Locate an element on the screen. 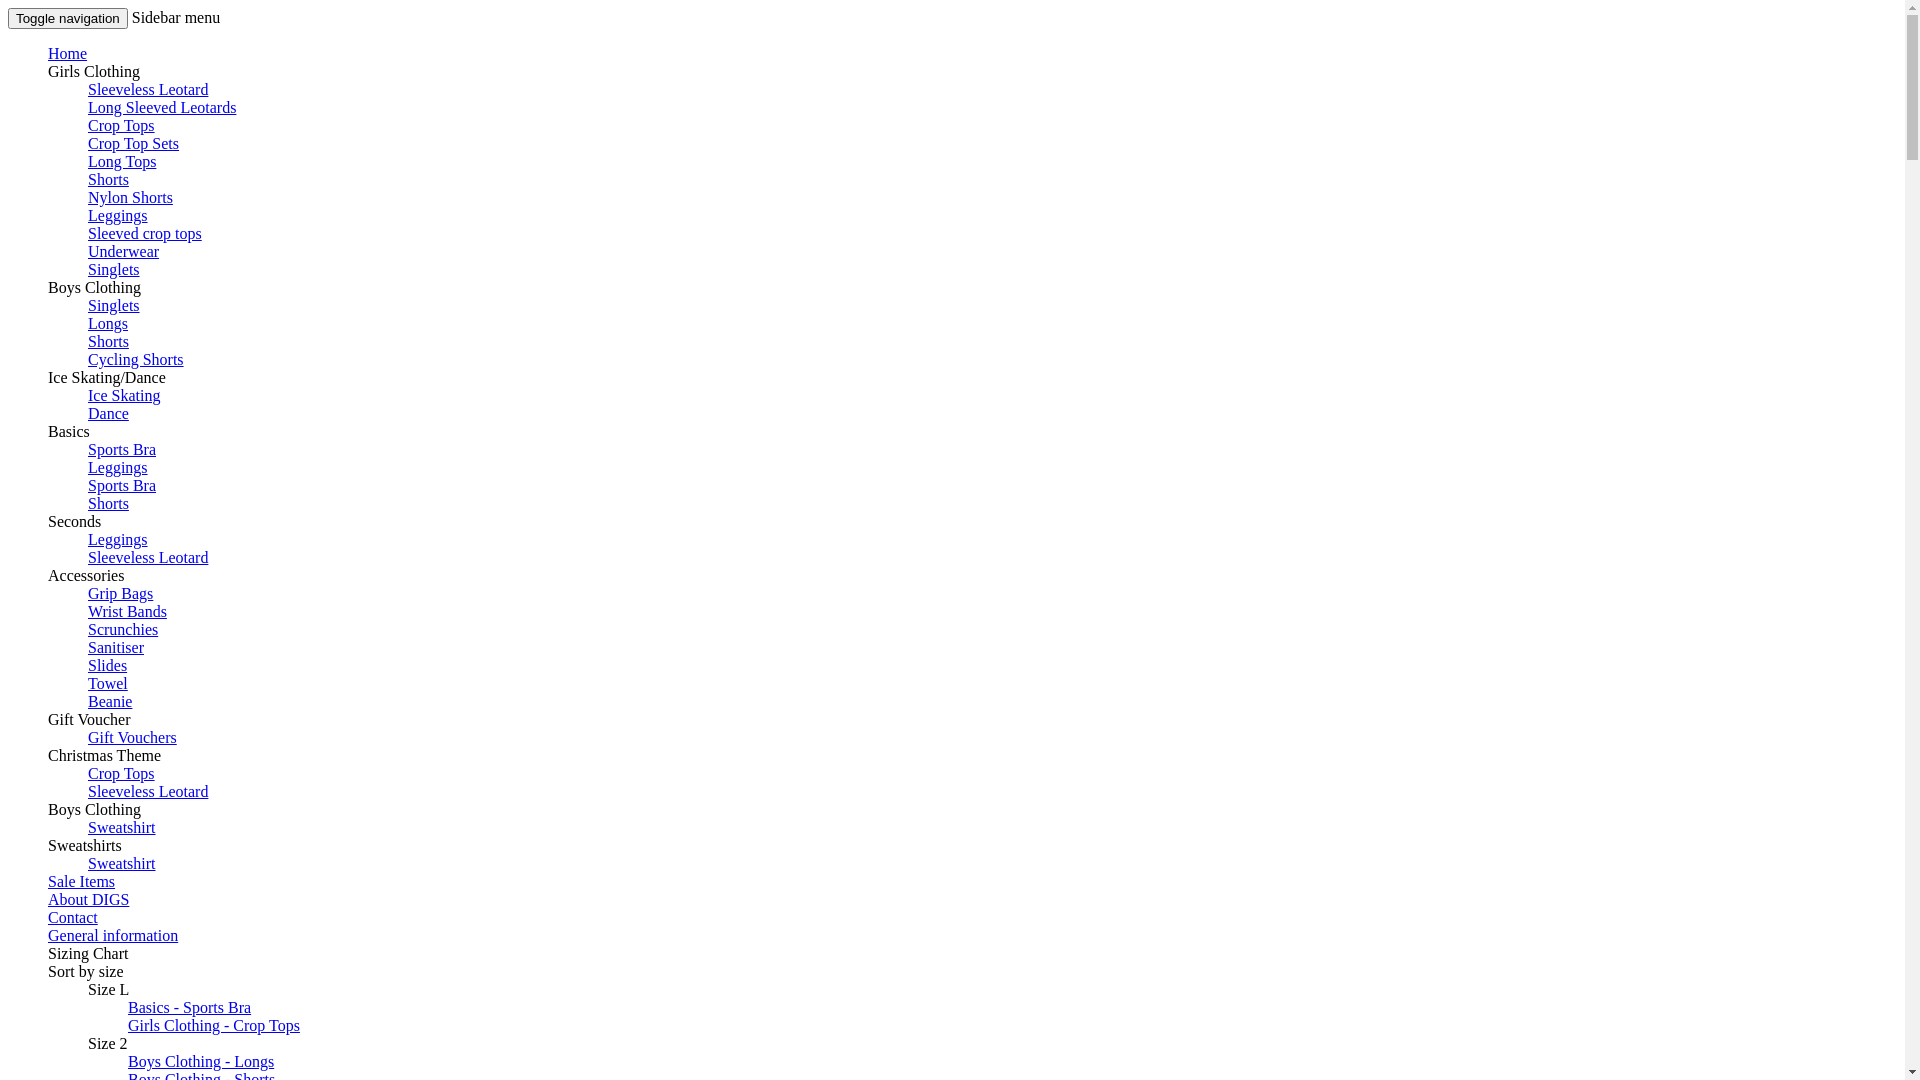  'Leggings' is located at coordinates (117, 215).